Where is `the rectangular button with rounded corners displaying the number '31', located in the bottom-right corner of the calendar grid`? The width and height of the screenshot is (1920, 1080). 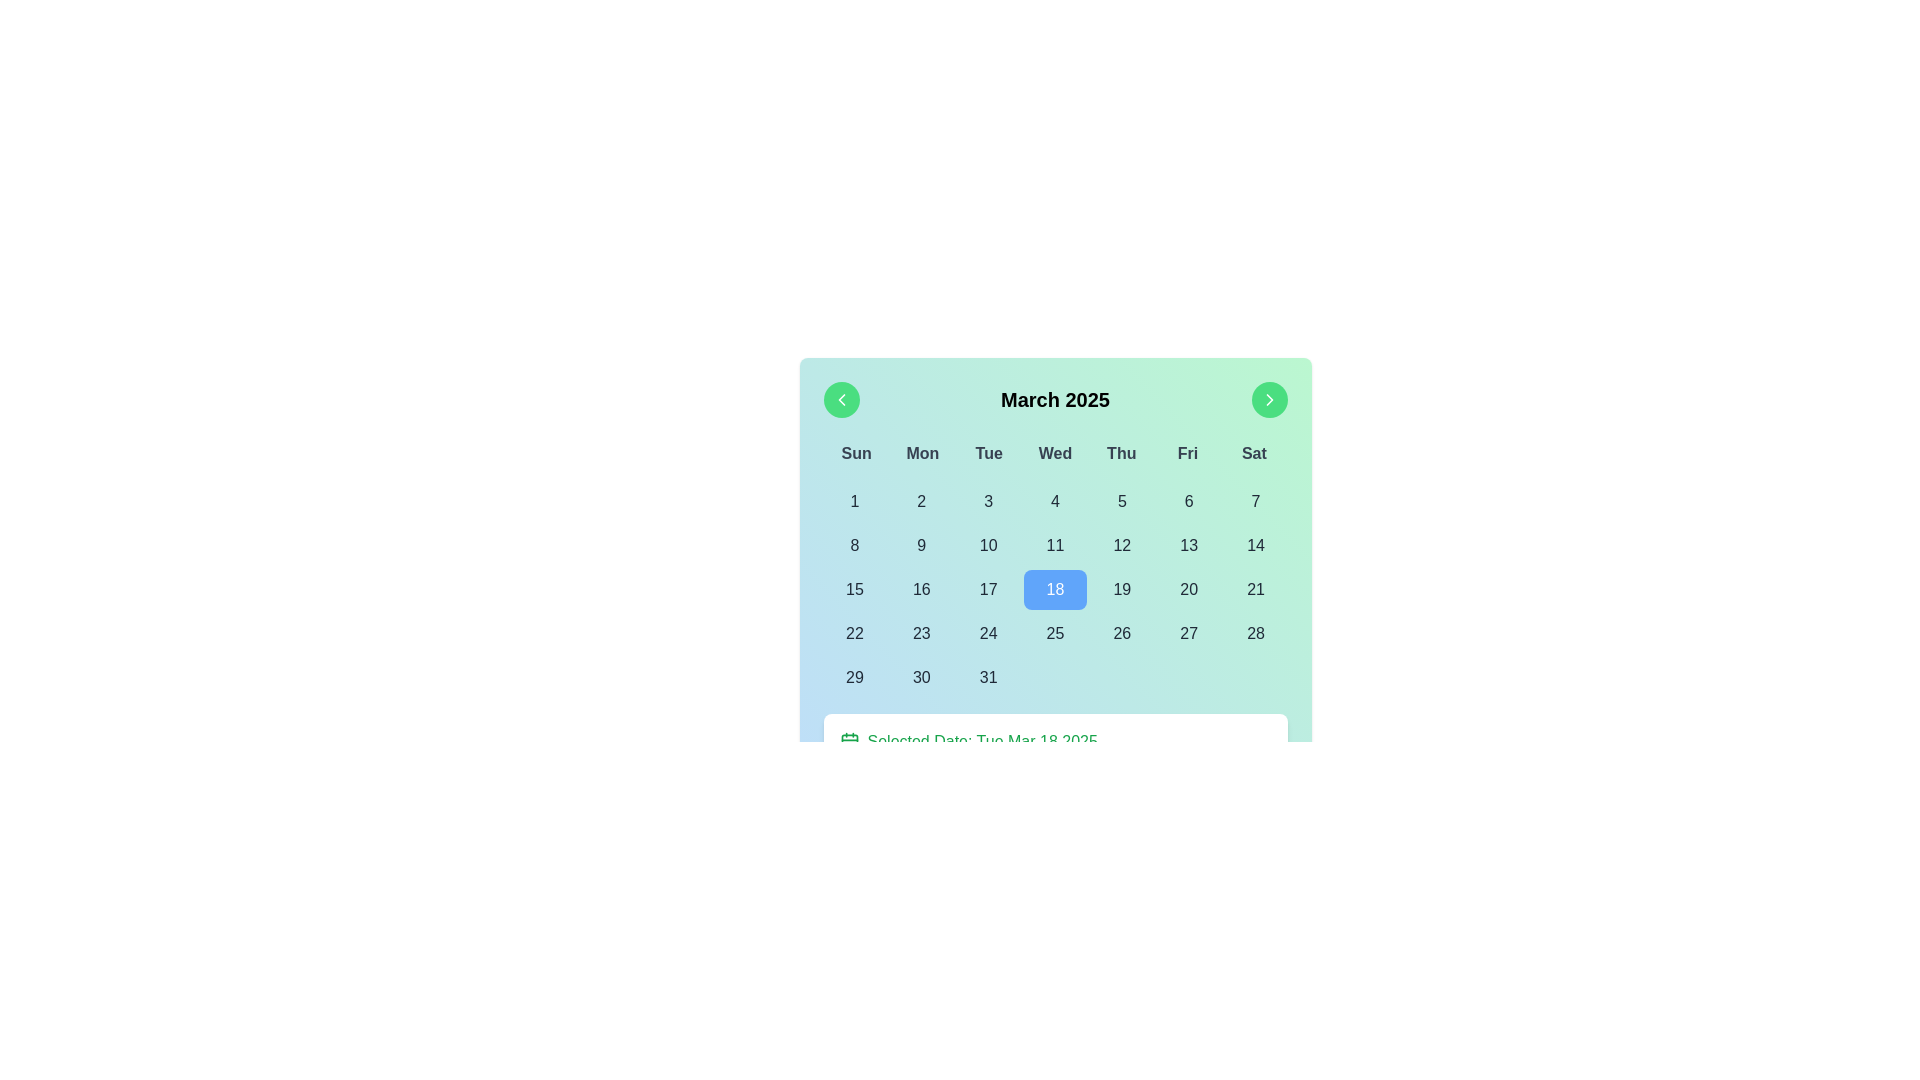 the rectangular button with rounded corners displaying the number '31', located in the bottom-right corner of the calendar grid is located at coordinates (988, 677).